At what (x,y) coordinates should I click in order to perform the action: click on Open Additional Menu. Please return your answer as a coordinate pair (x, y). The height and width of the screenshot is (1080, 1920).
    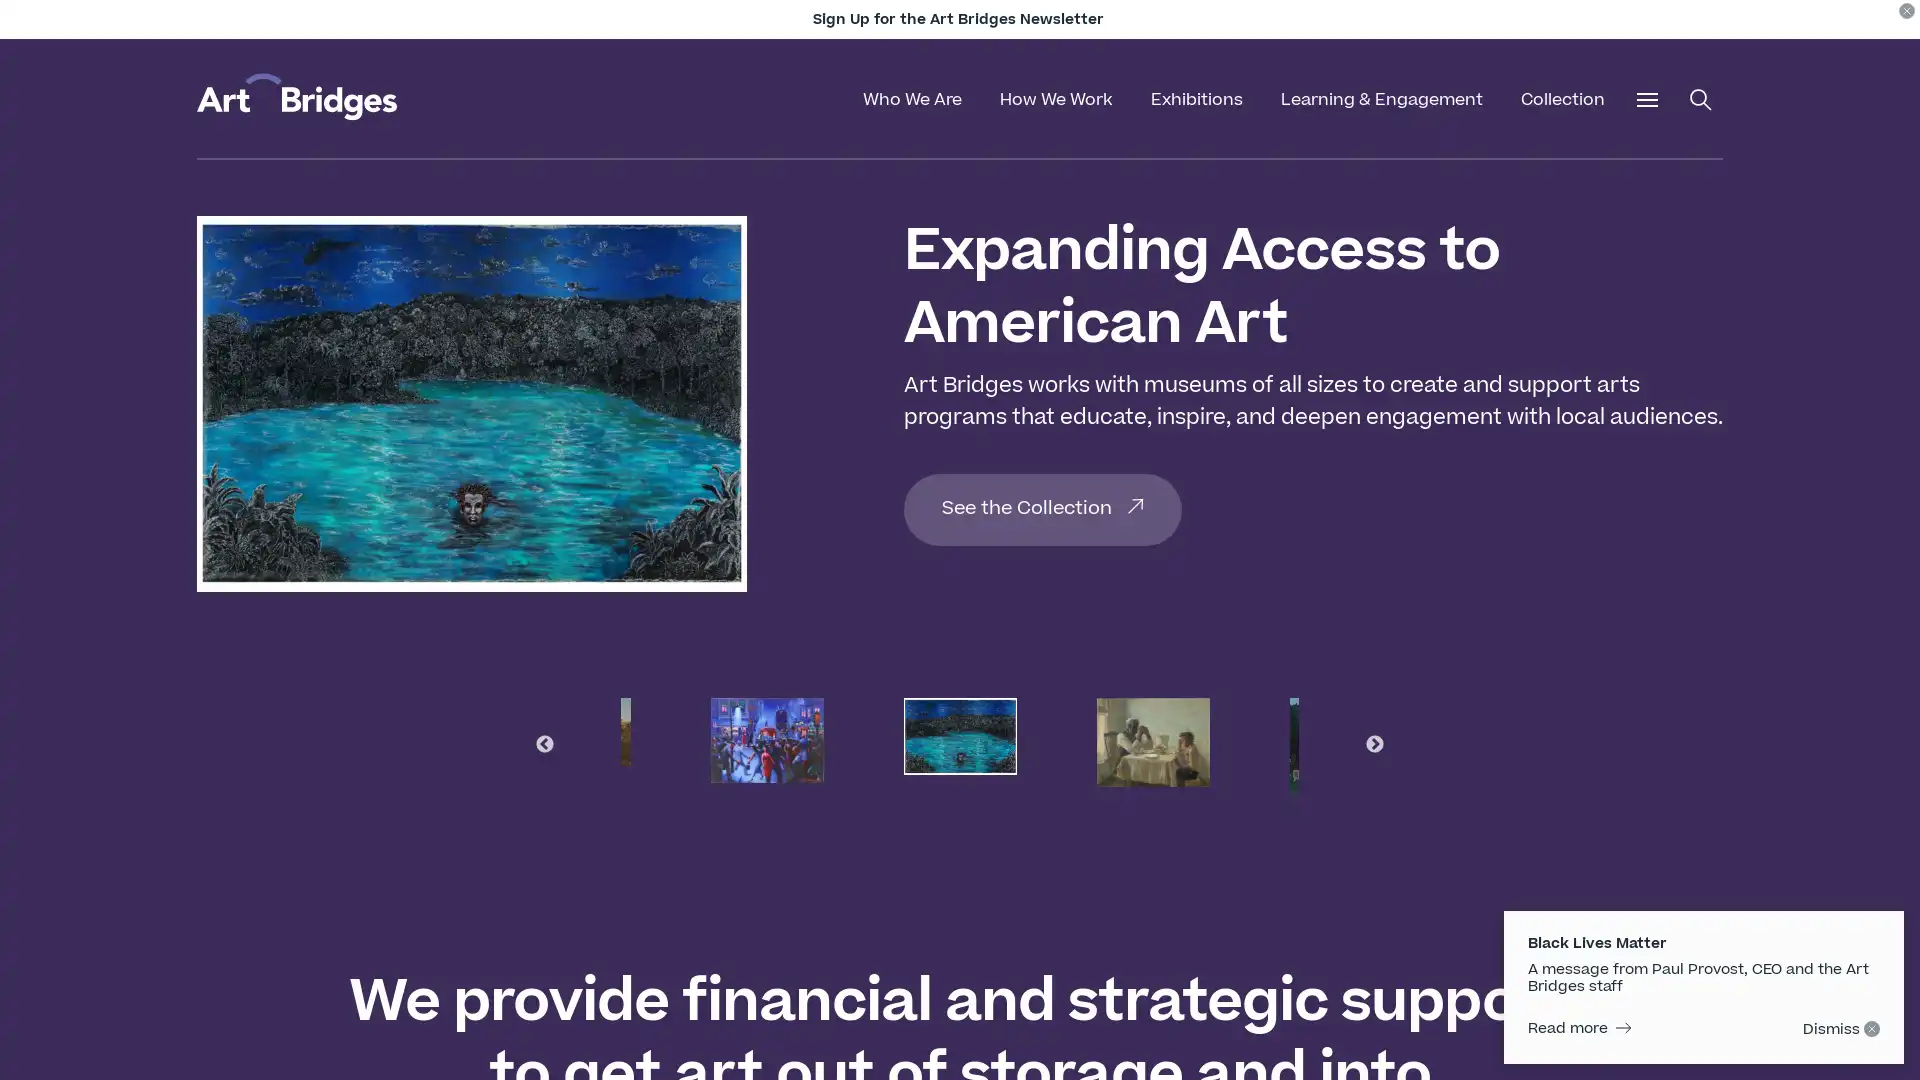
    Looking at the image, I should click on (1646, 100).